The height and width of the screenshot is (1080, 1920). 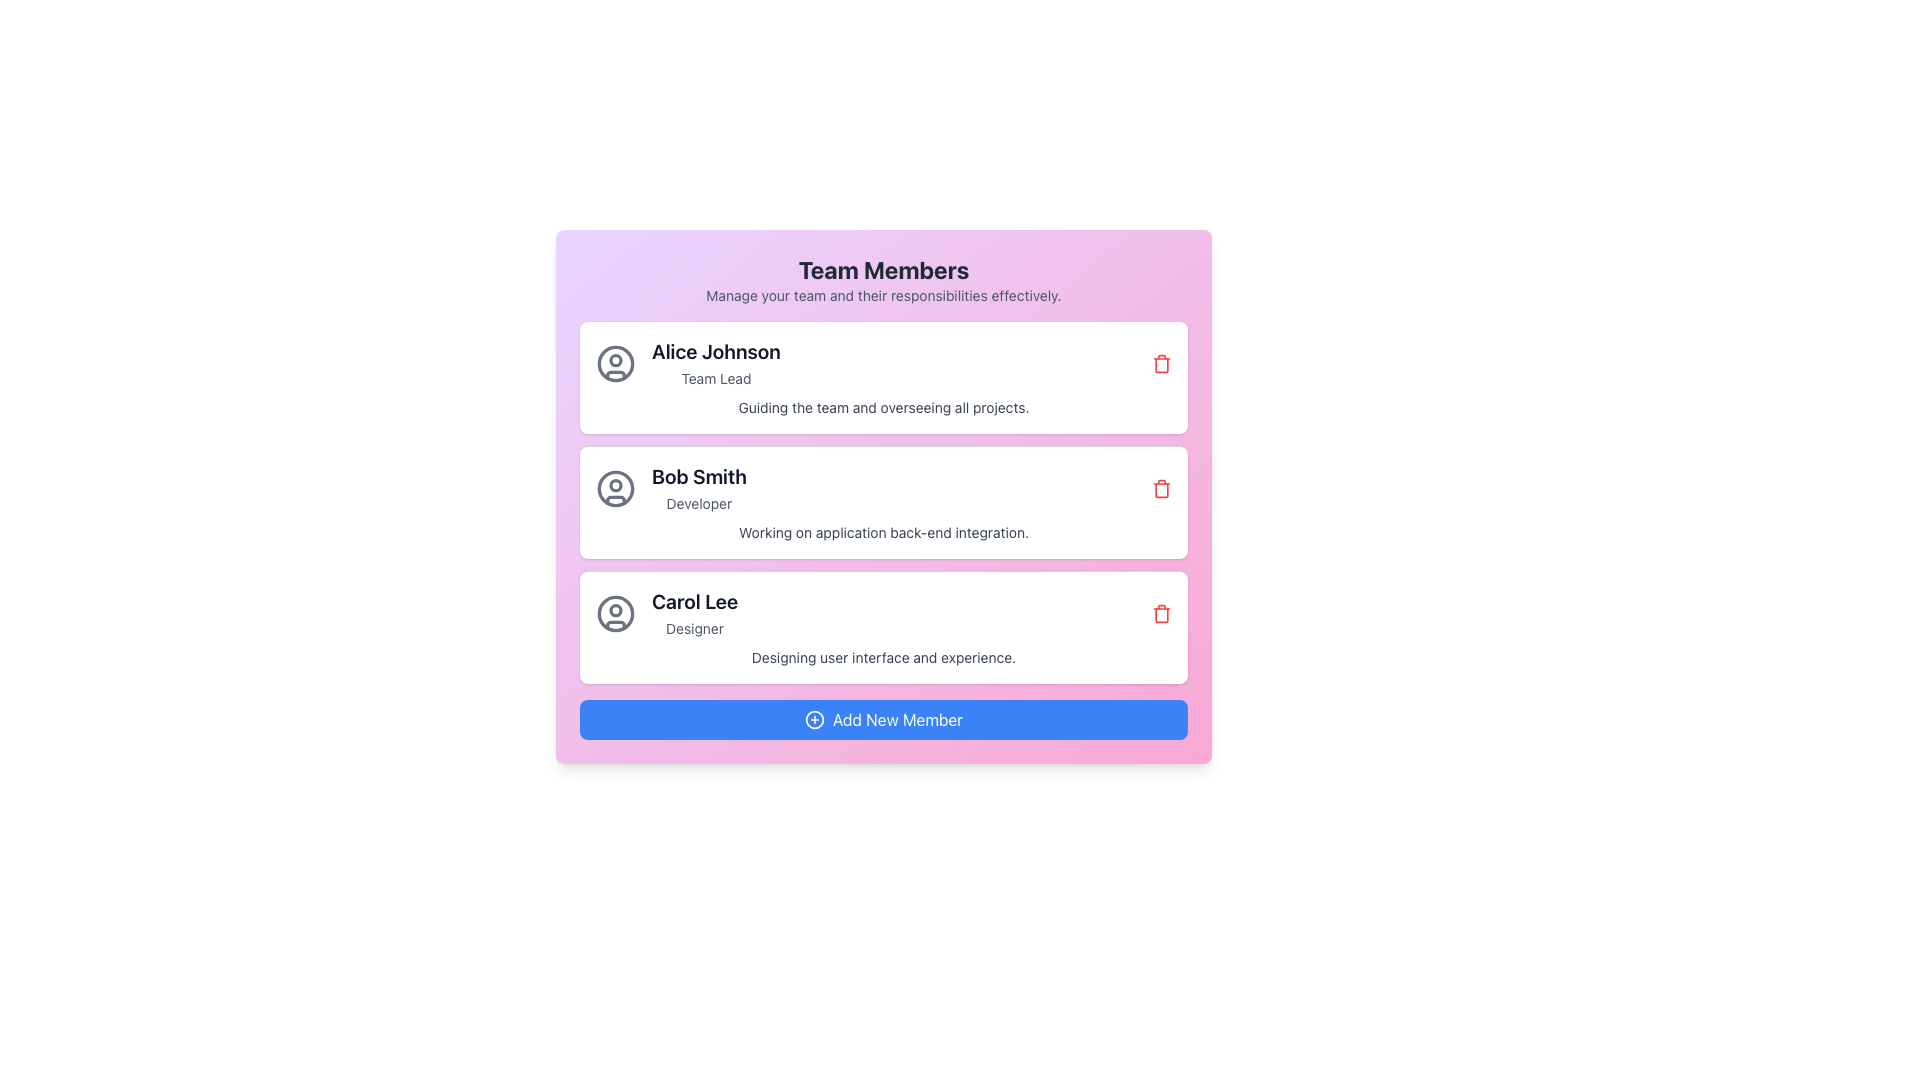 What do you see at coordinates (882, 407) in the screenshot?
I see `descriptive text about the responsibilities or role of Alice Johnson located below her title 'Team Lead' in the card representing her` at bounding box center [882, 407].